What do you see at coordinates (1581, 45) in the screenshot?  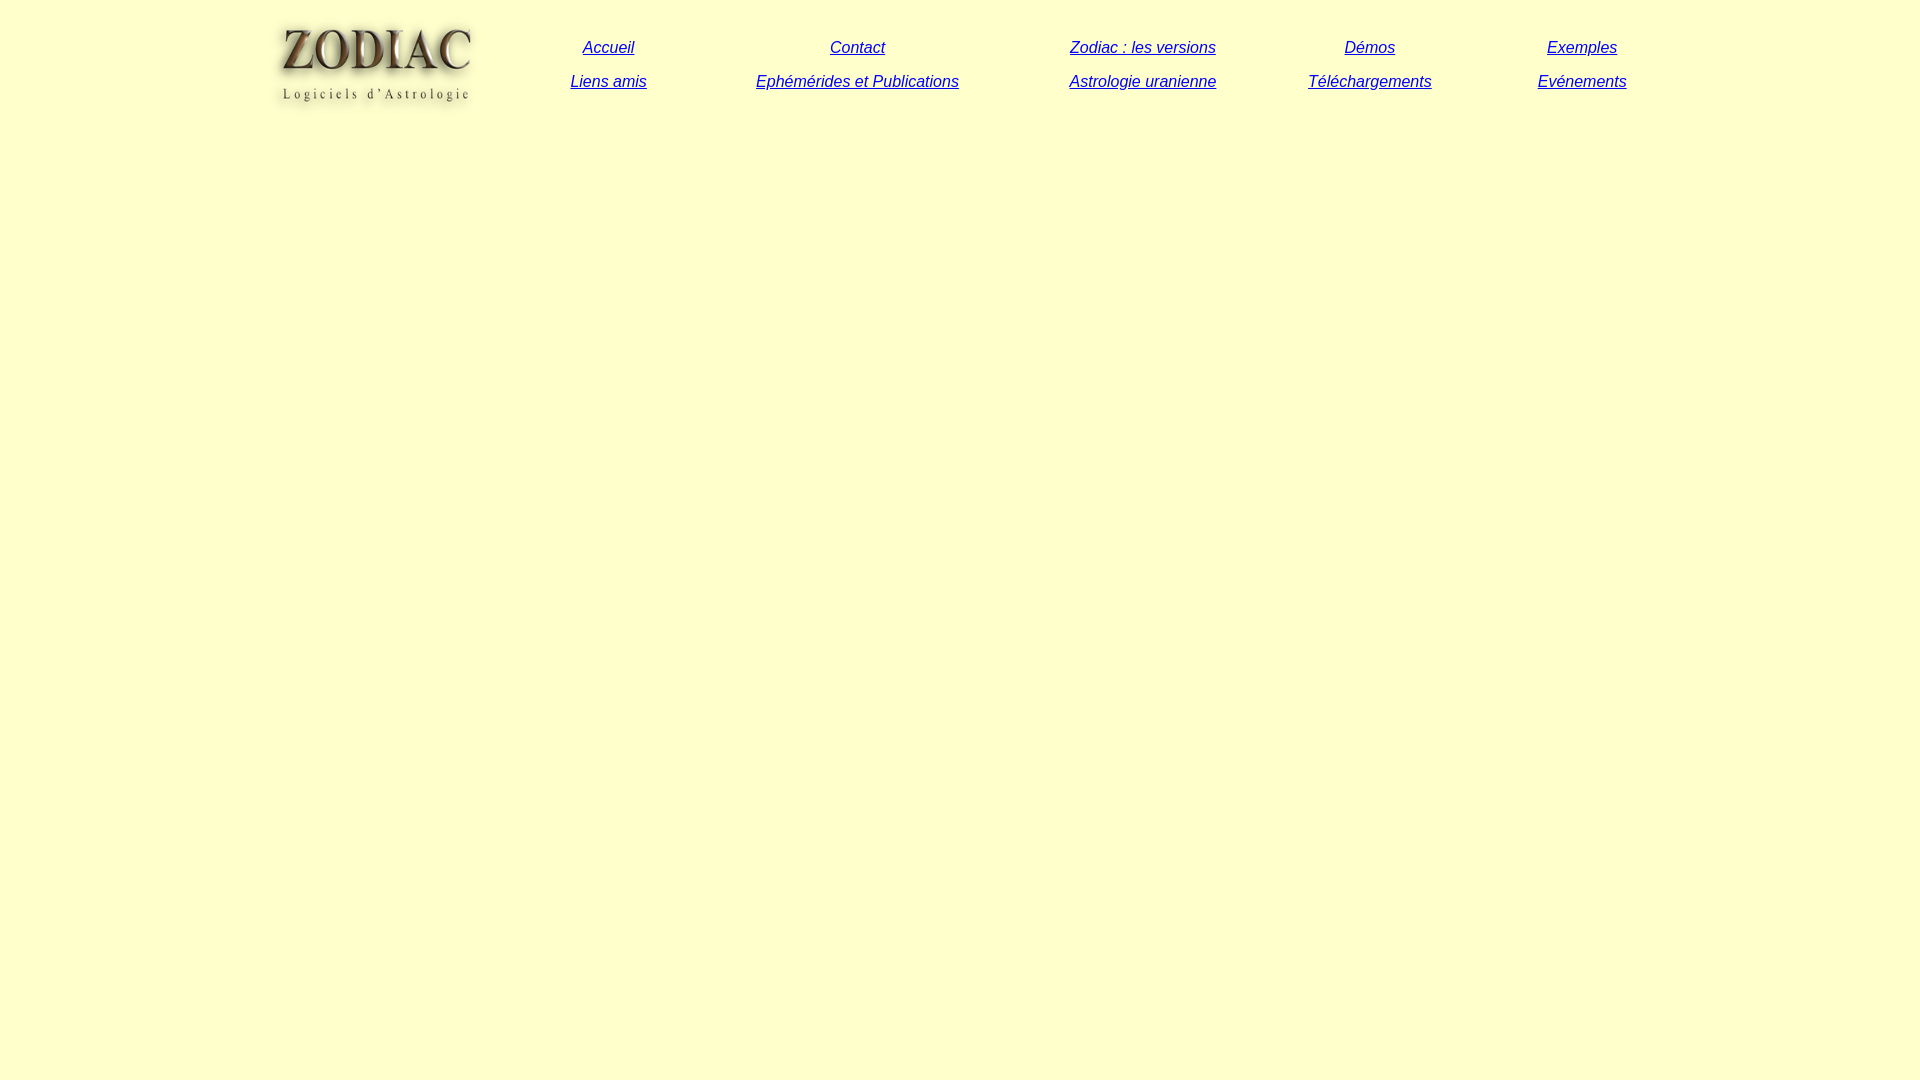 I see `'Exemples'` at bounding box center [1581, 45].